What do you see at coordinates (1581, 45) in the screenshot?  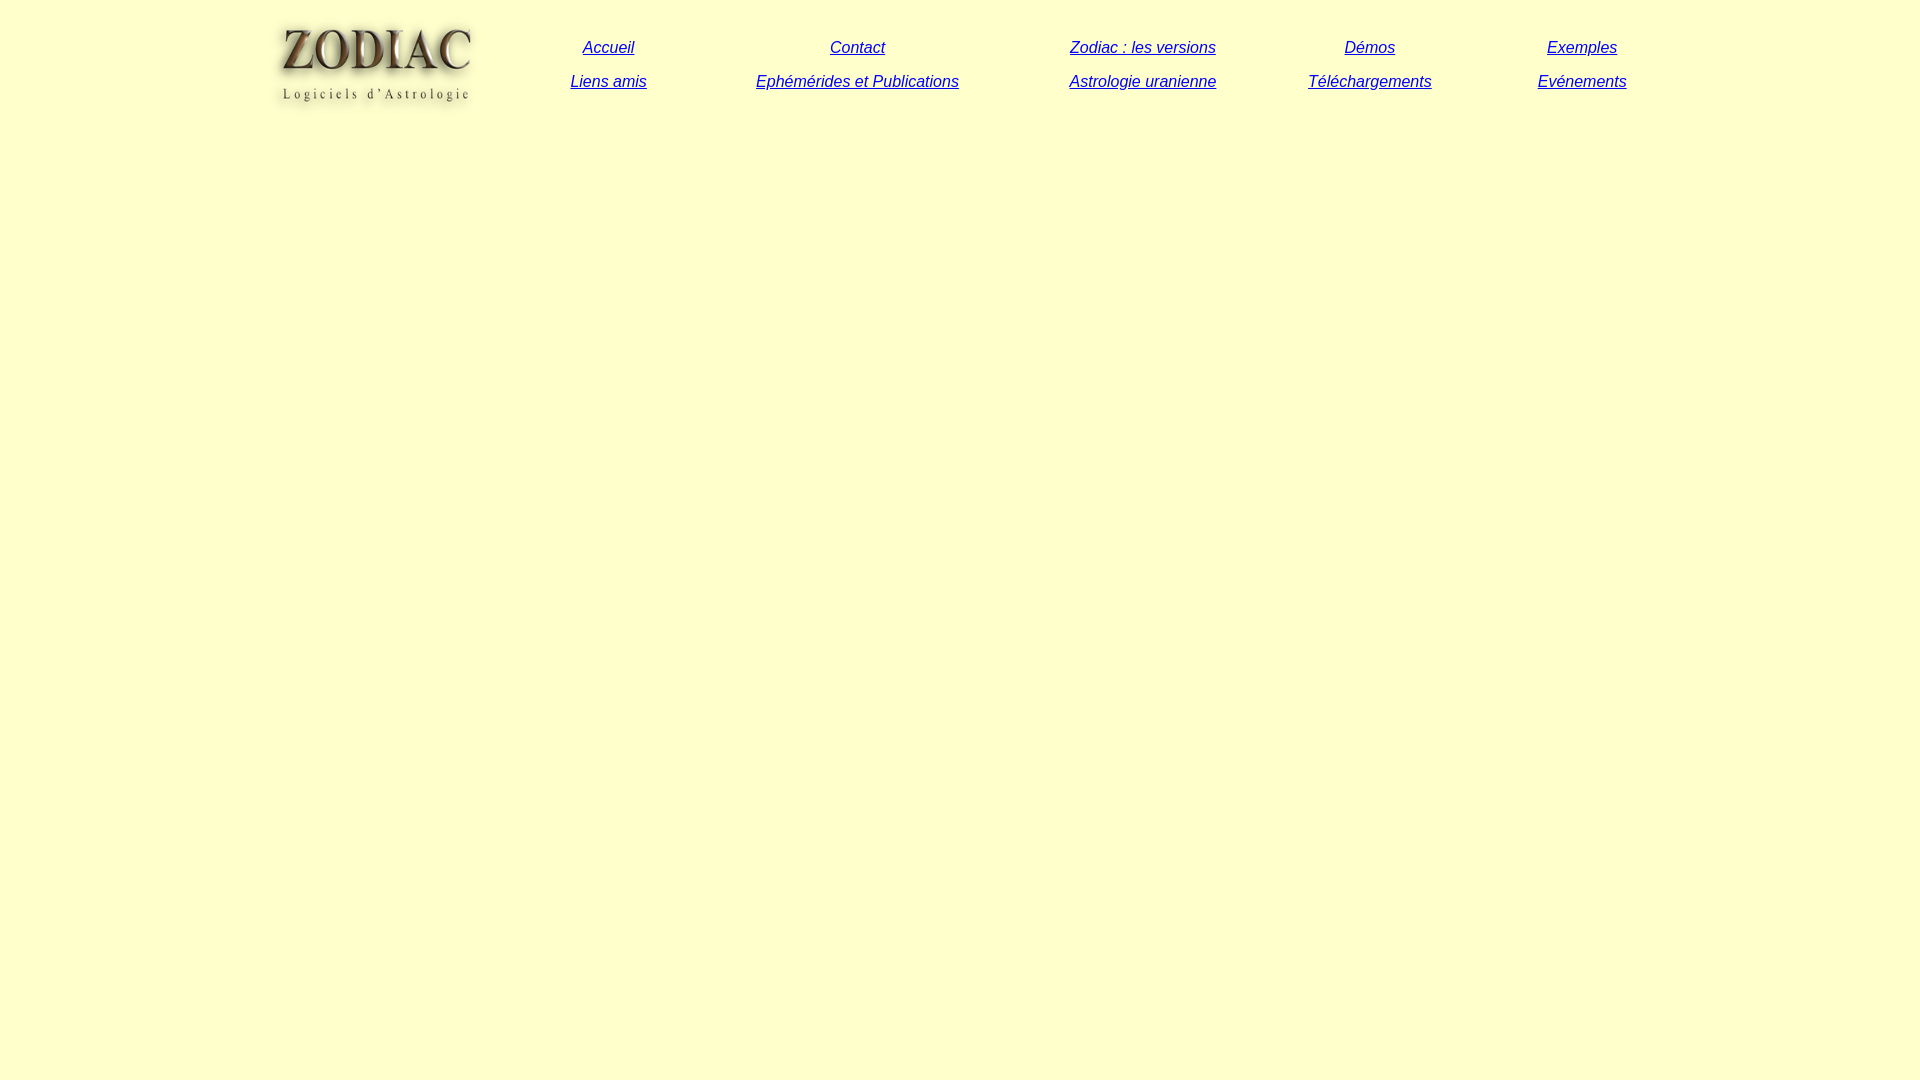 I see `'Exemples'` at bounding box center [1581, 45].